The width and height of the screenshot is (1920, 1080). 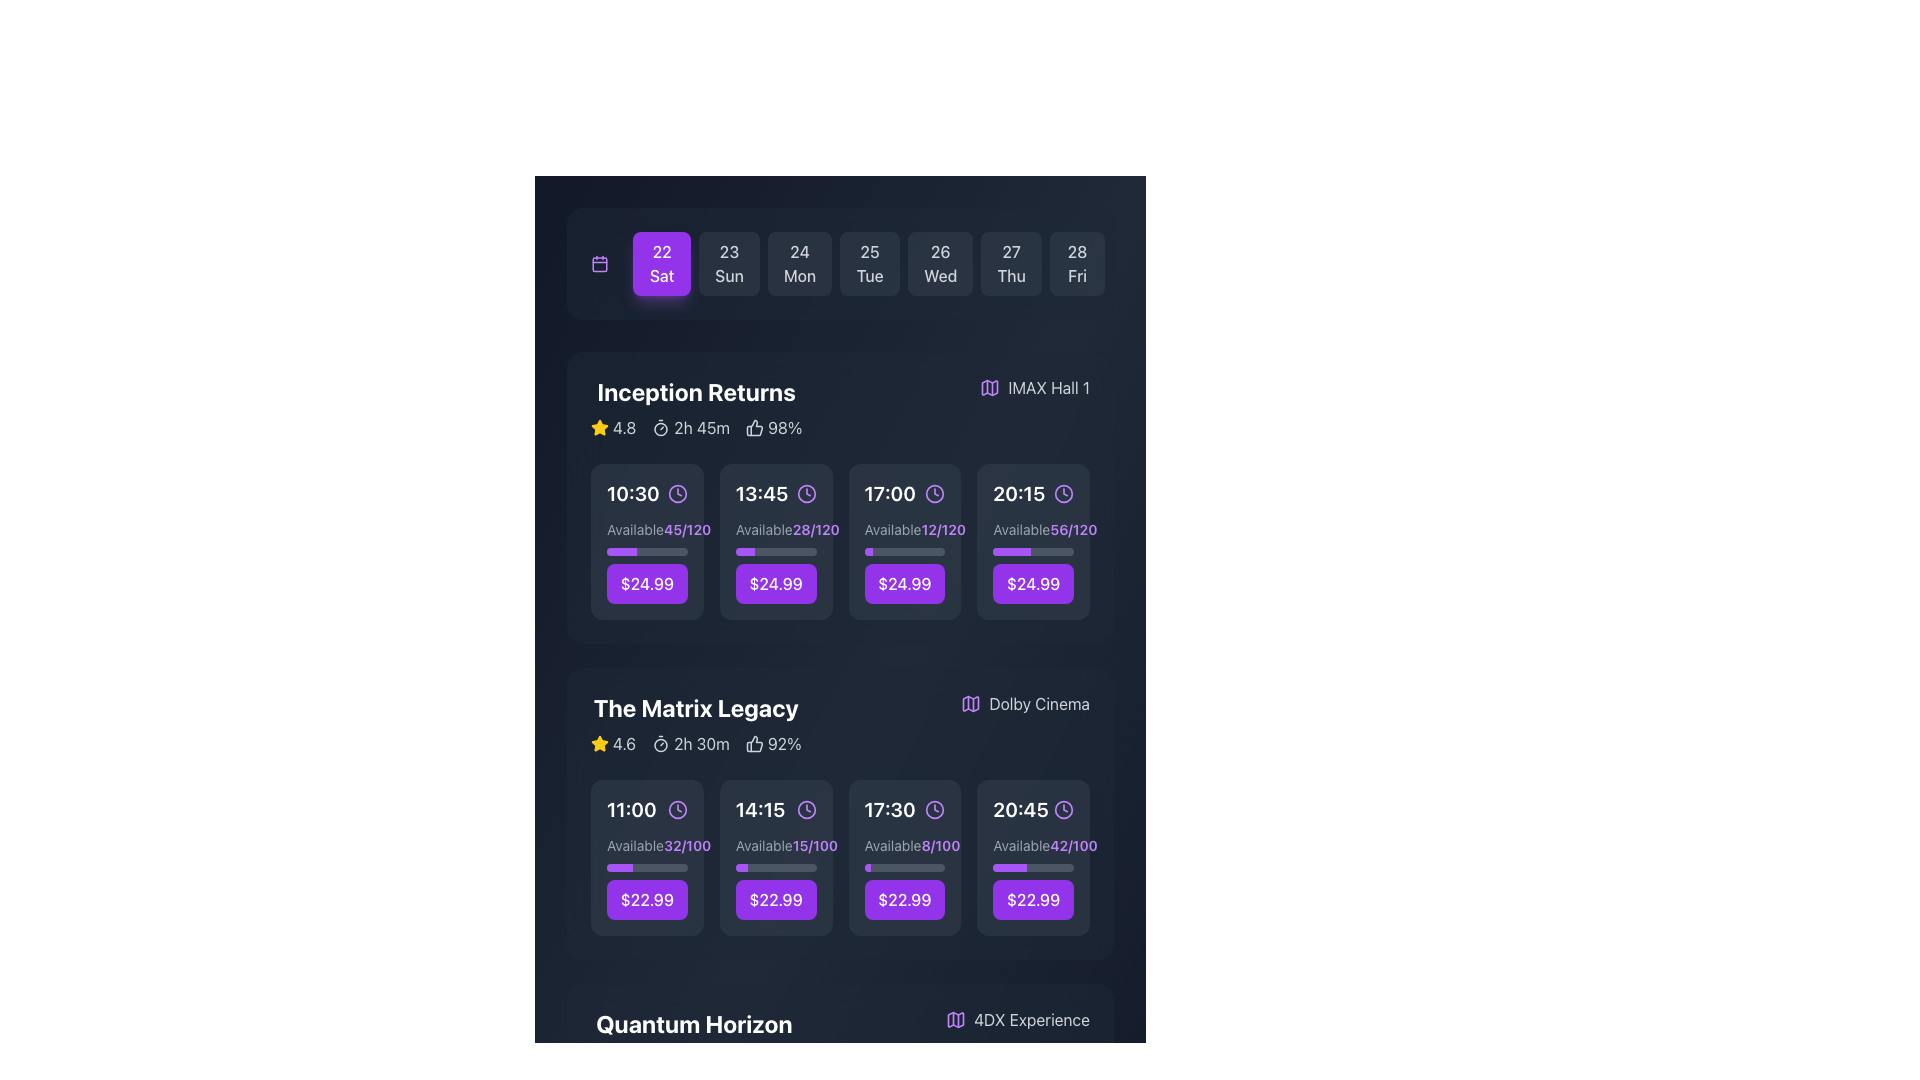 I want to click on the thumbs-up icon with a white outline located under 'The Matrix Legacy' and adjacent to the rating '92%', so click(x=753, y=744).